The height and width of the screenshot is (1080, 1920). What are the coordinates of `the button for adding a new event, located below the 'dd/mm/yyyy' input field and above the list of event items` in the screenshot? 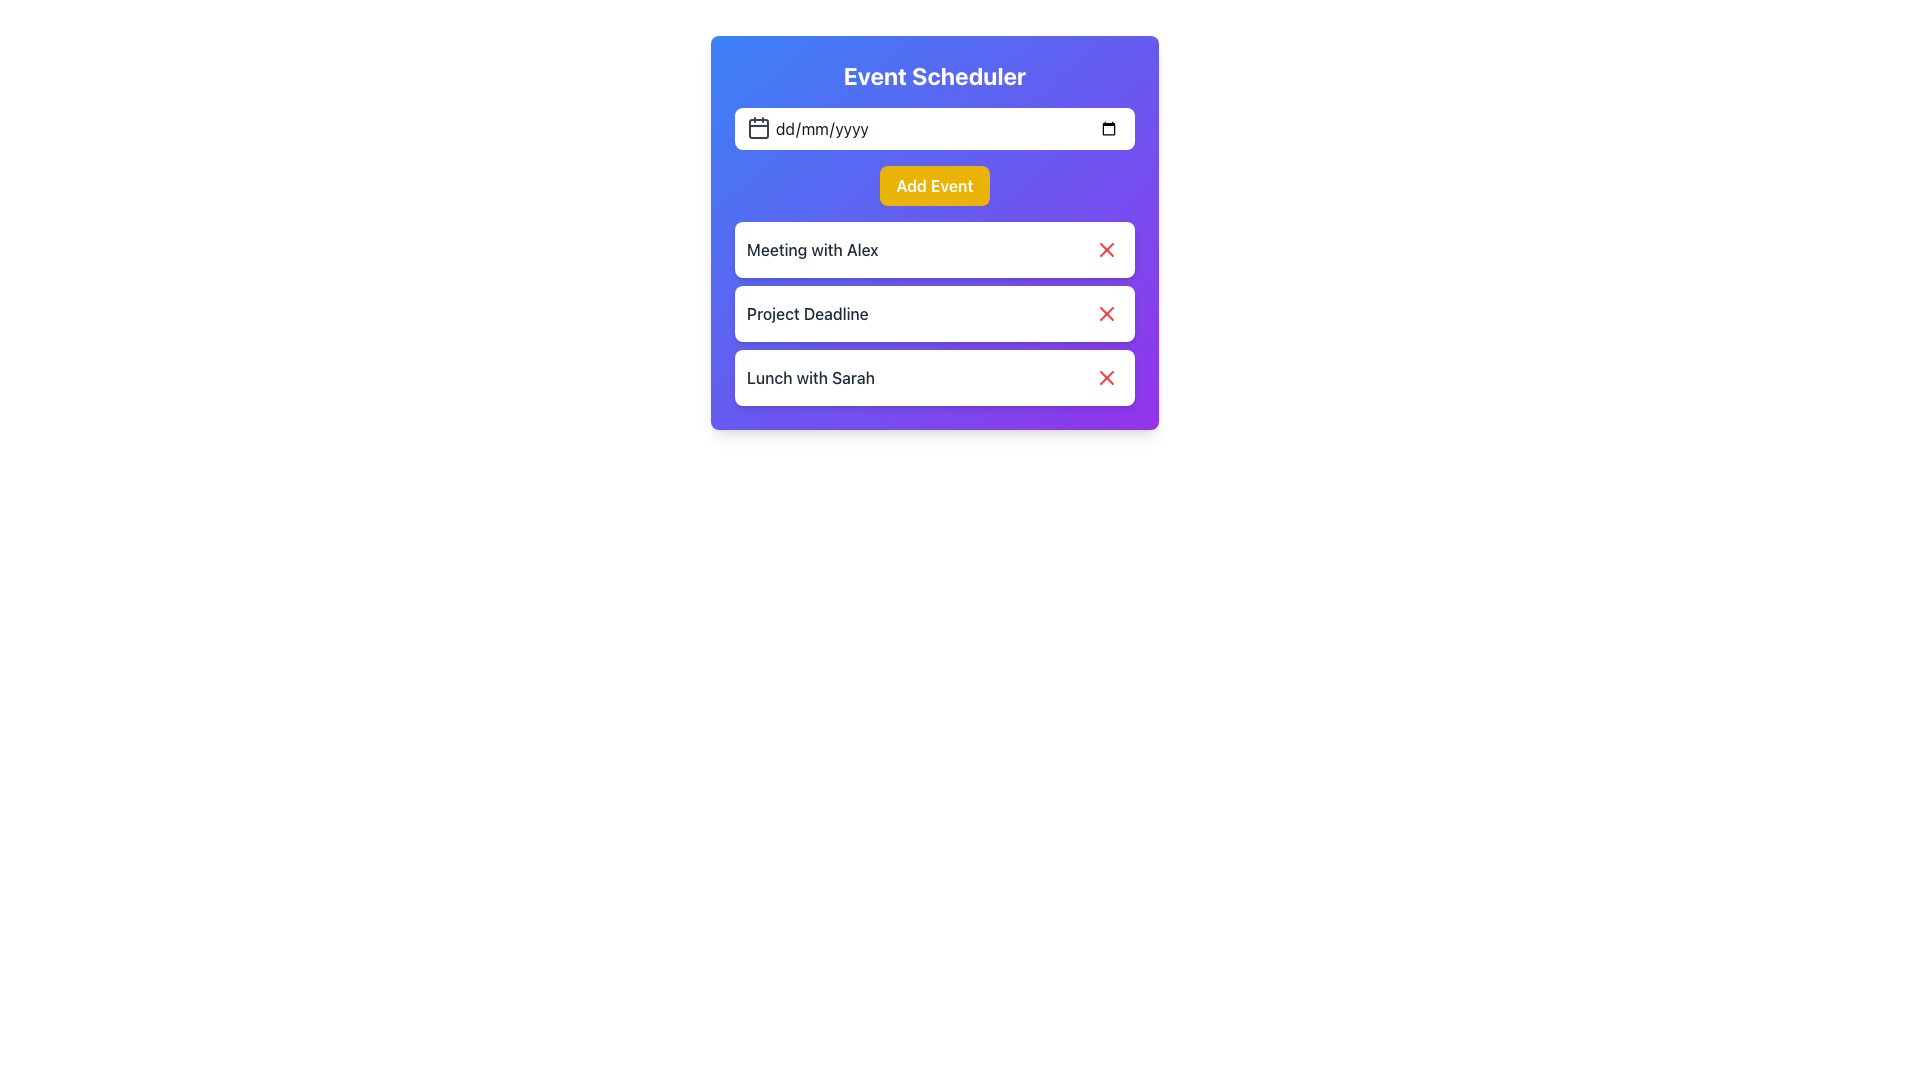 It's located at (934, 185).